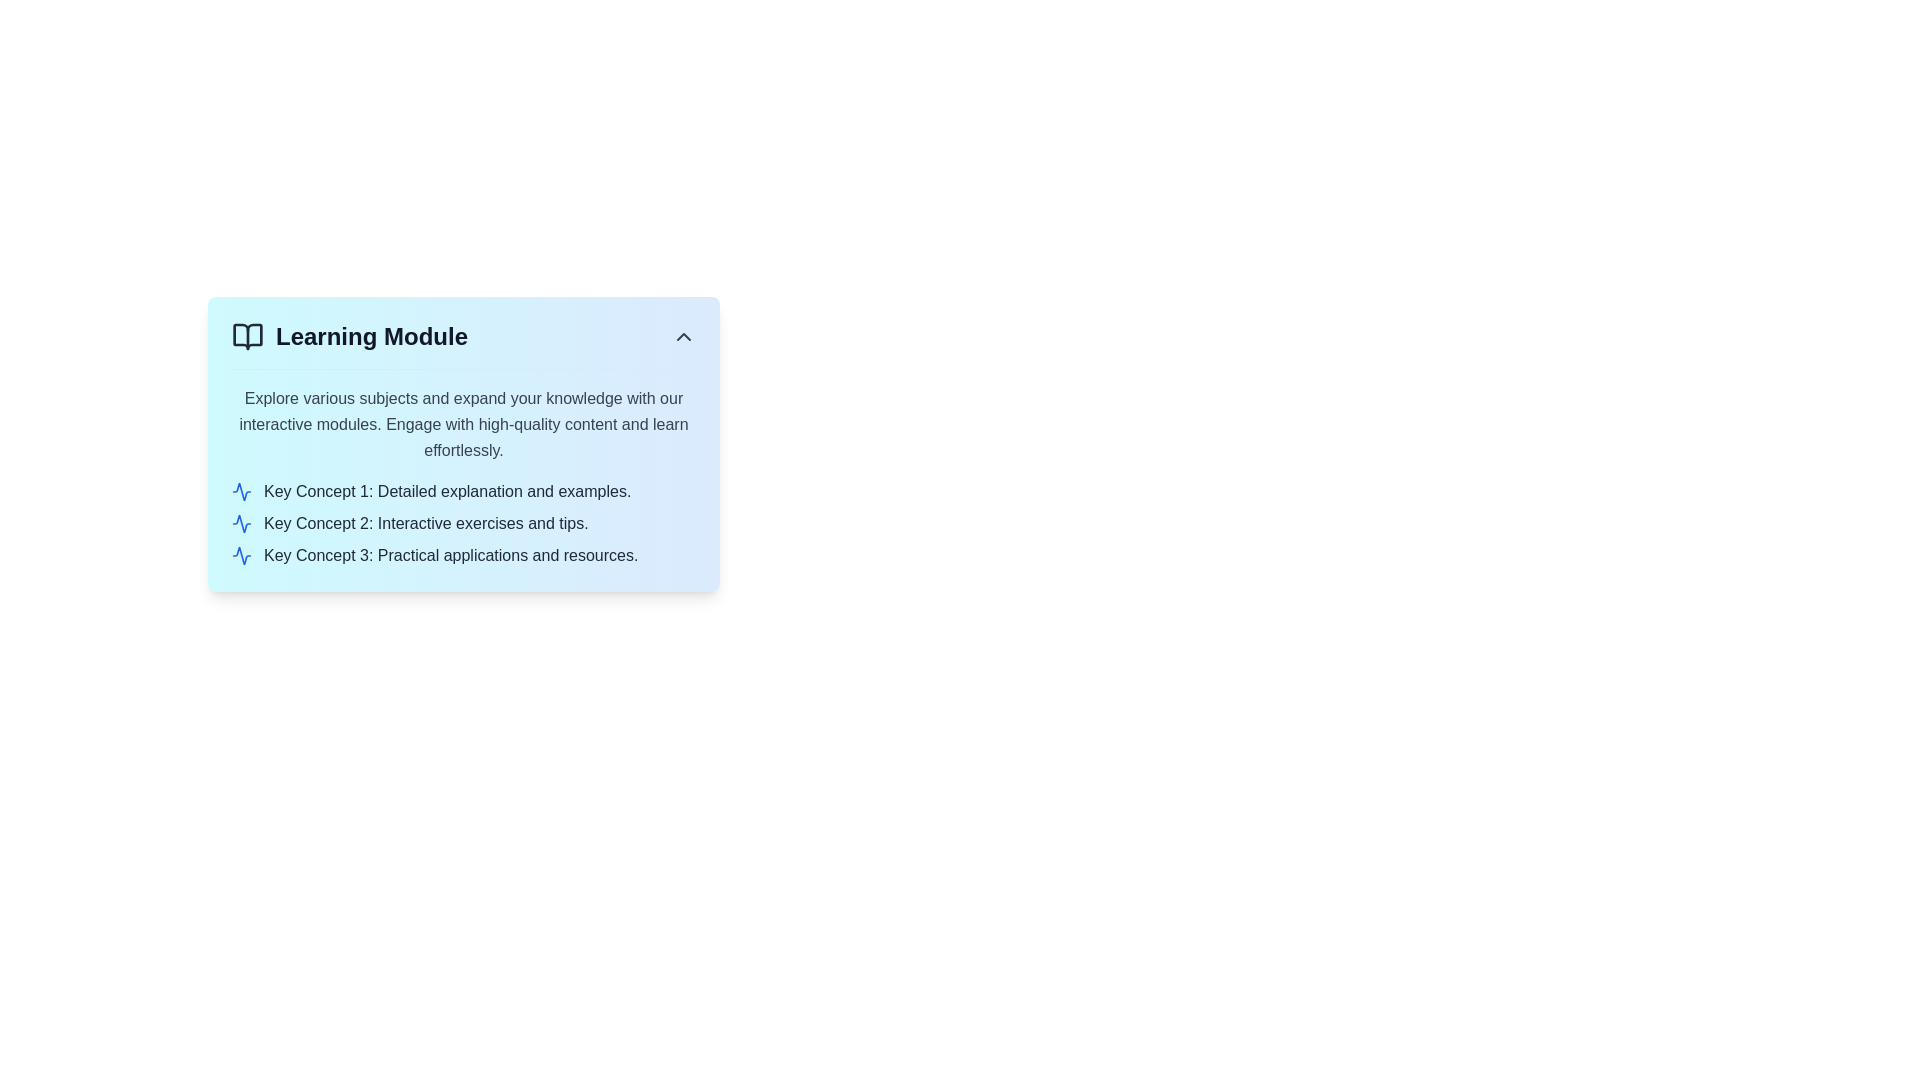 This screenshot has width=1920, height=1080. I want to click on the informational Text row with icon located in the 'Learning Module', which is the third item in the vertical list, so click(463, 555).